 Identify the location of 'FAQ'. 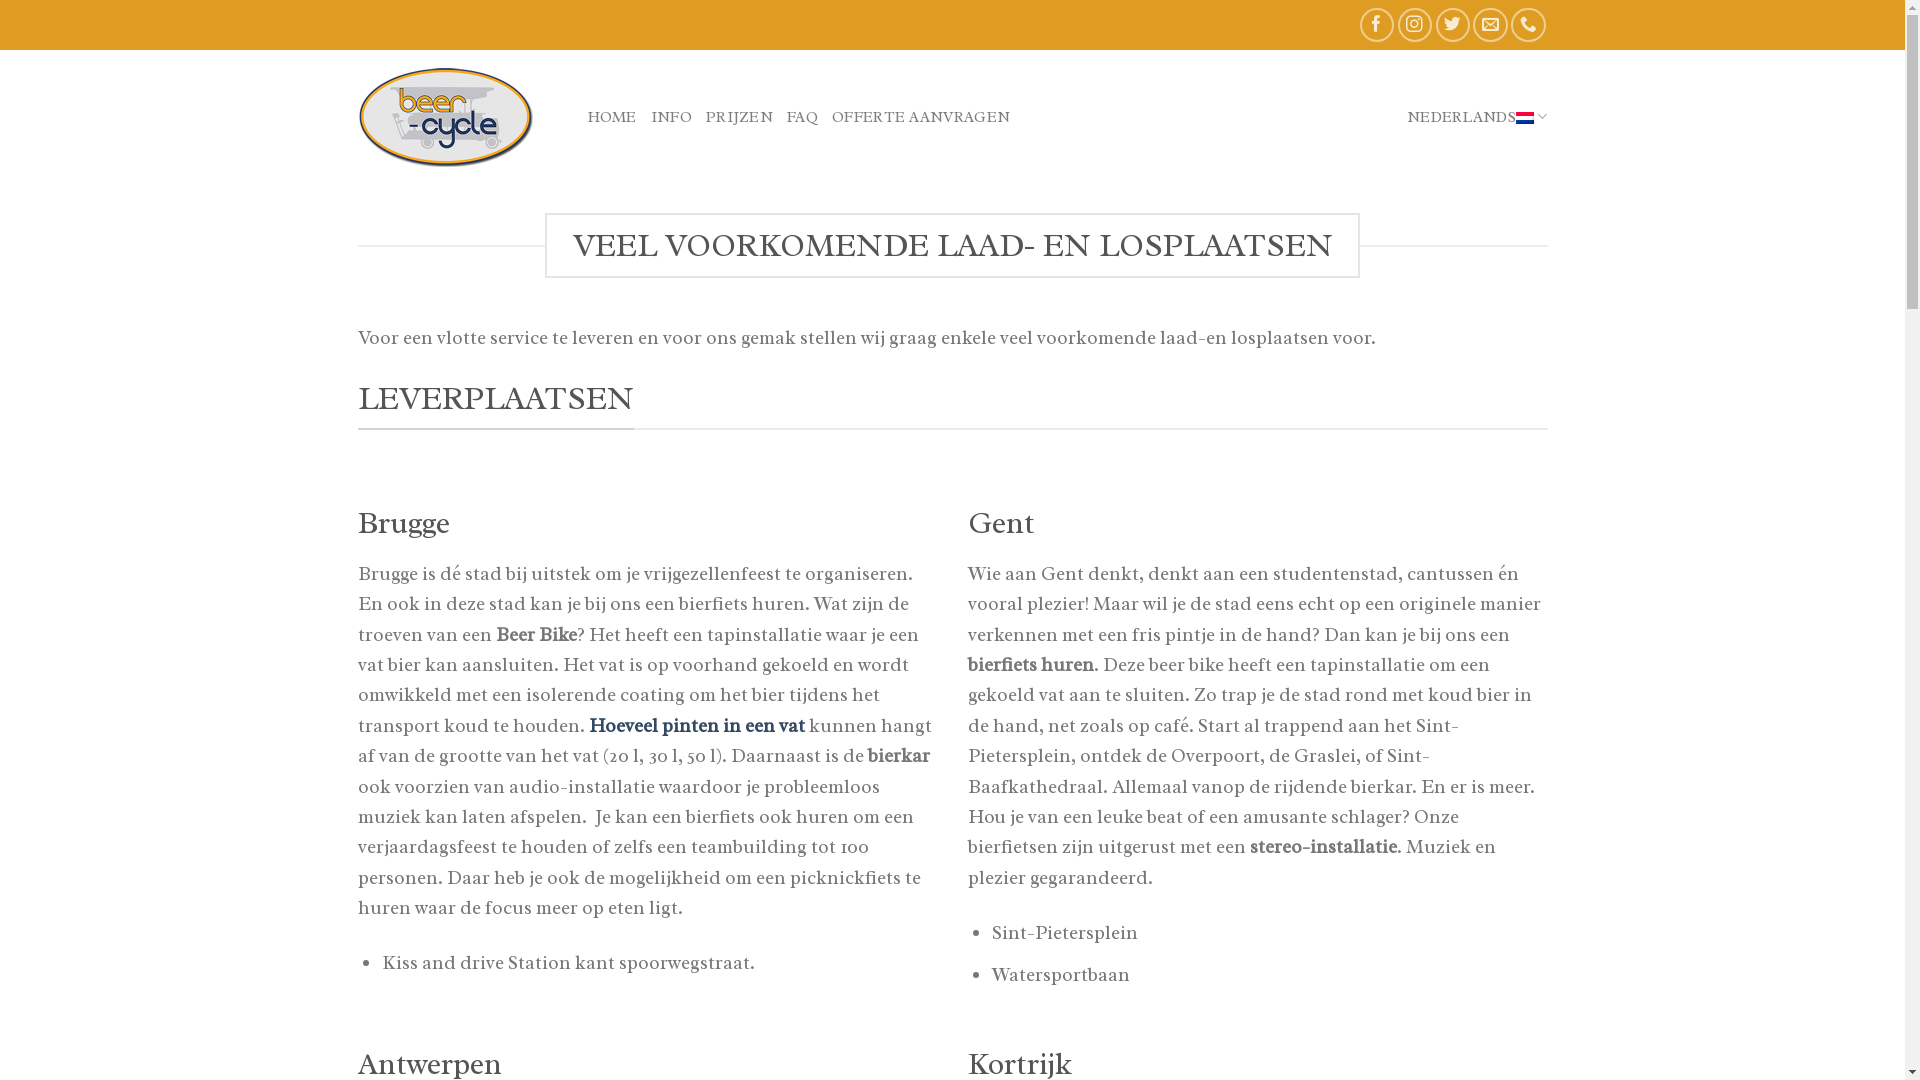
(802, 115).